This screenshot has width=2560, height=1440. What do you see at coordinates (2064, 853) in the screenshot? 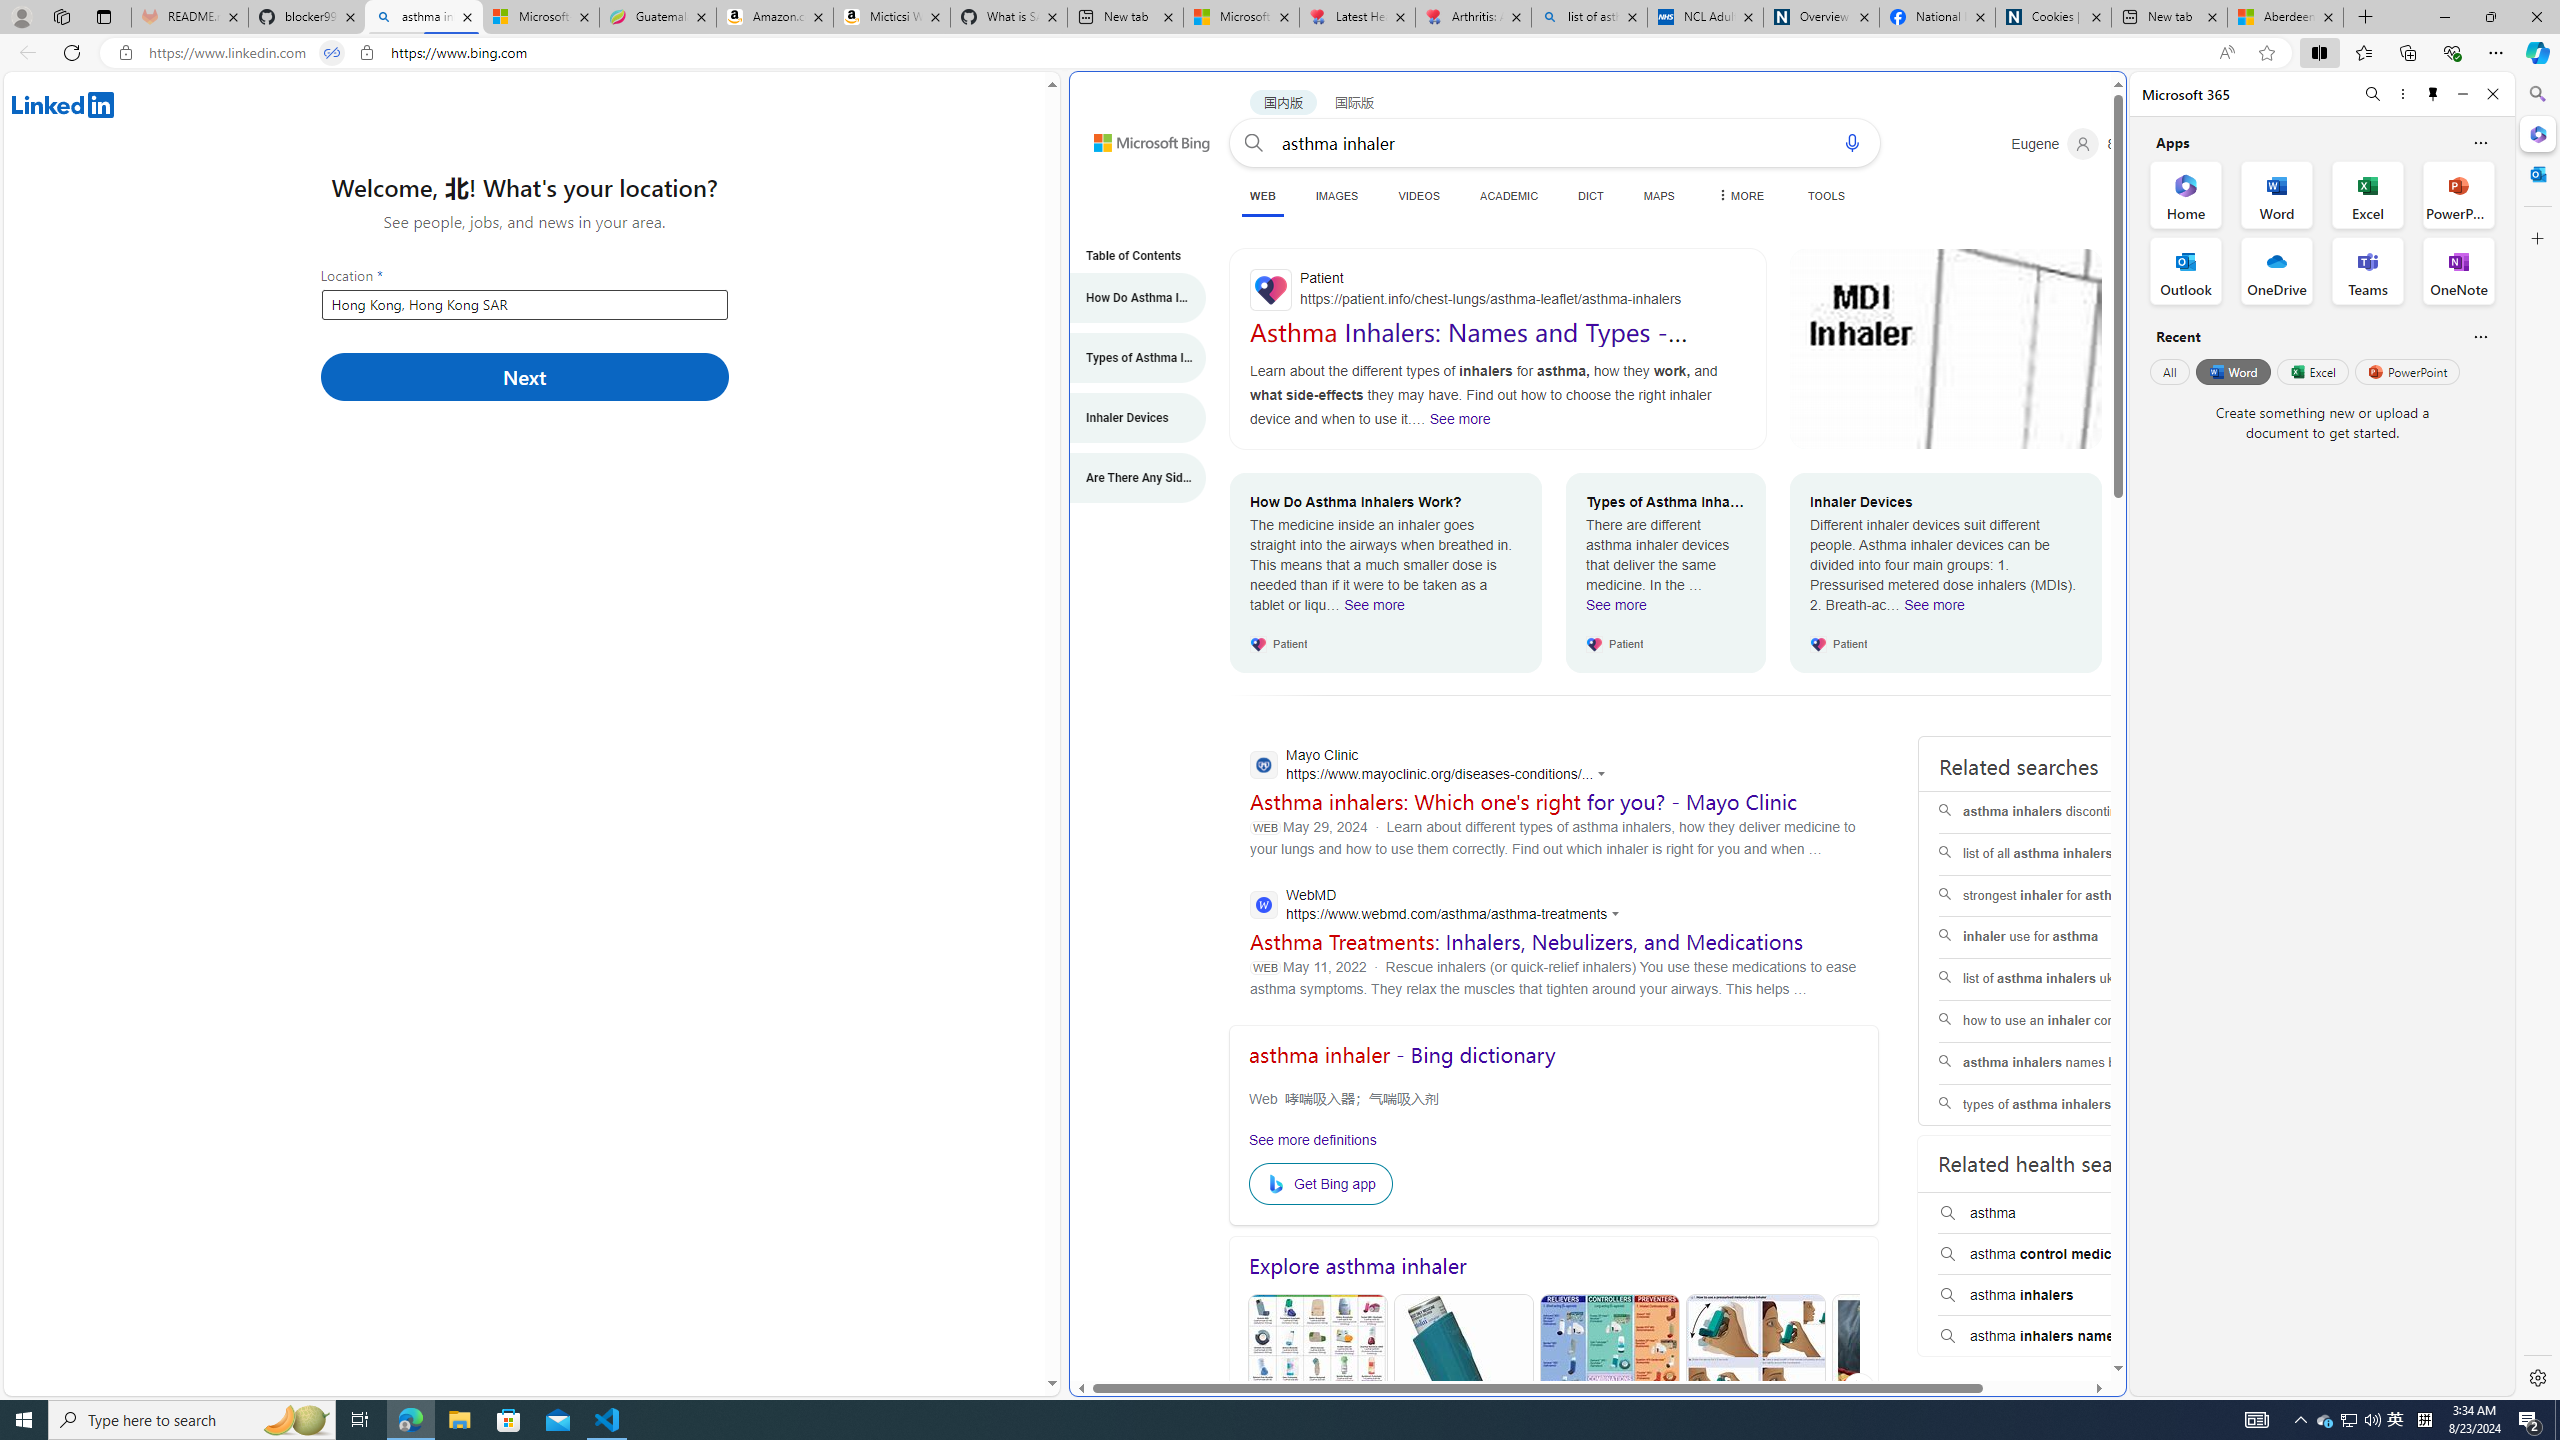
I see `'list of all asthma inhalers'` at bounding box center [2064, 853].